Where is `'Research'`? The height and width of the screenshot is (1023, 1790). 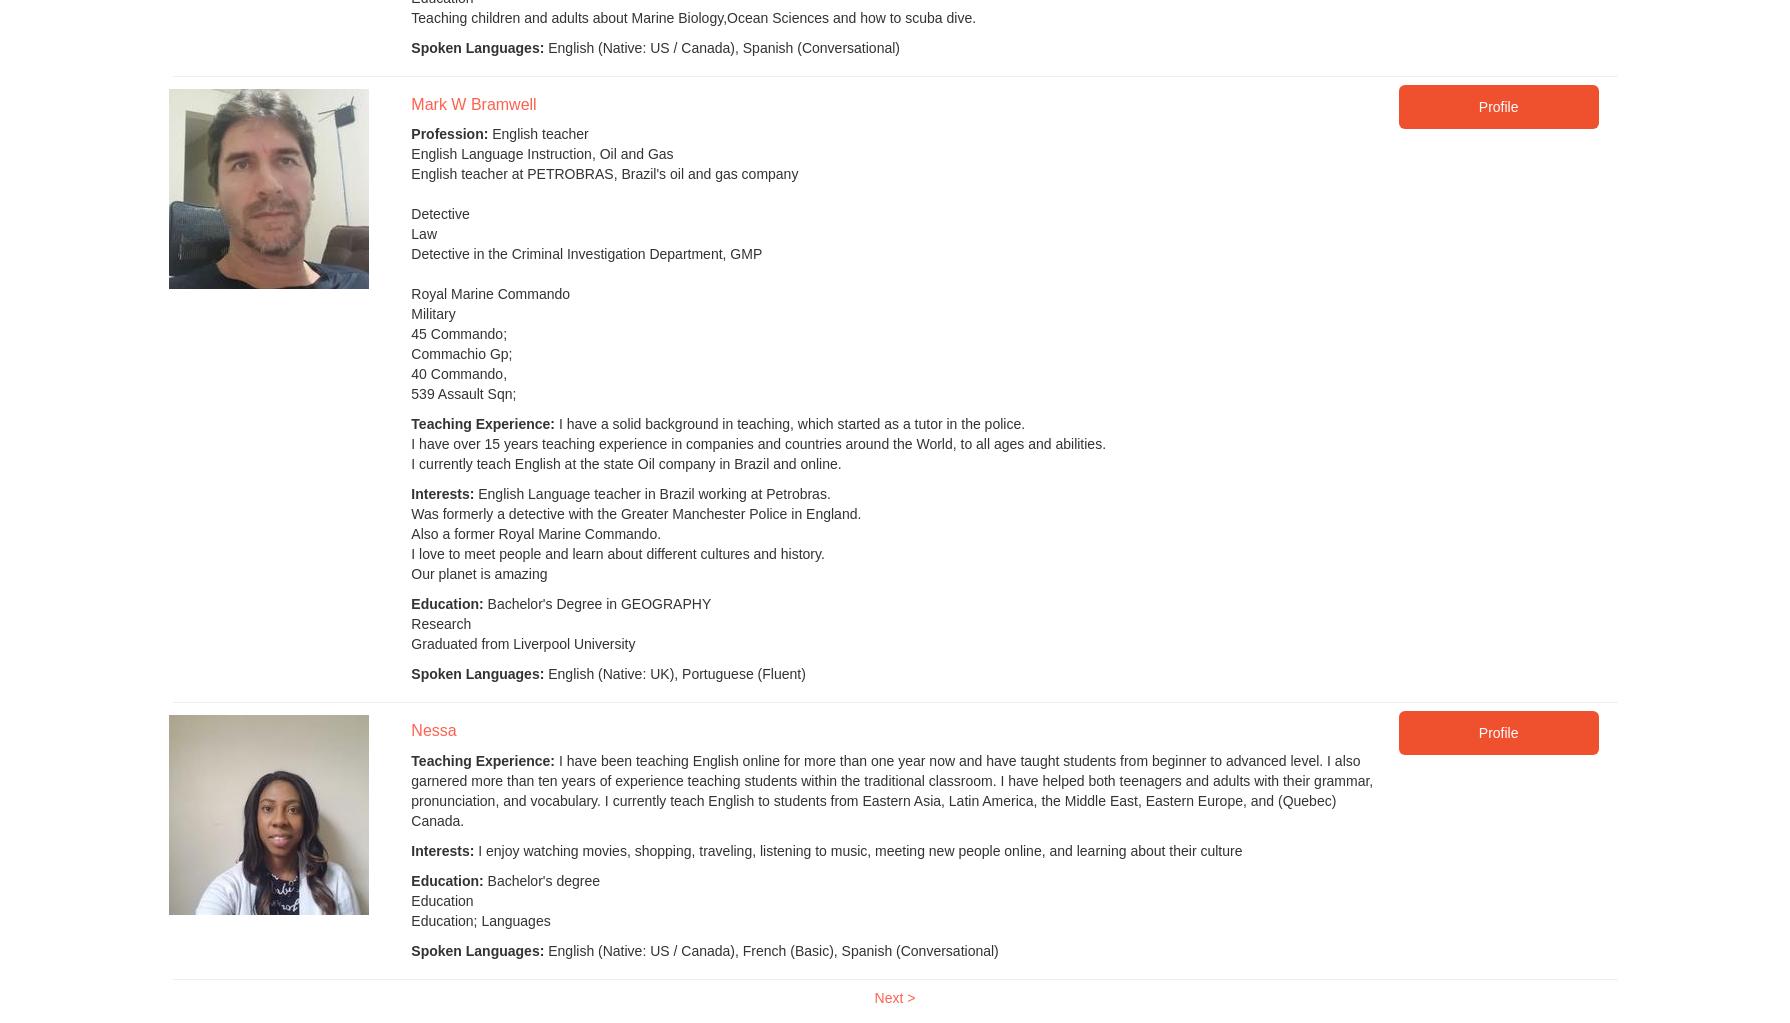
'Research' is located at coordinates (410, 623).